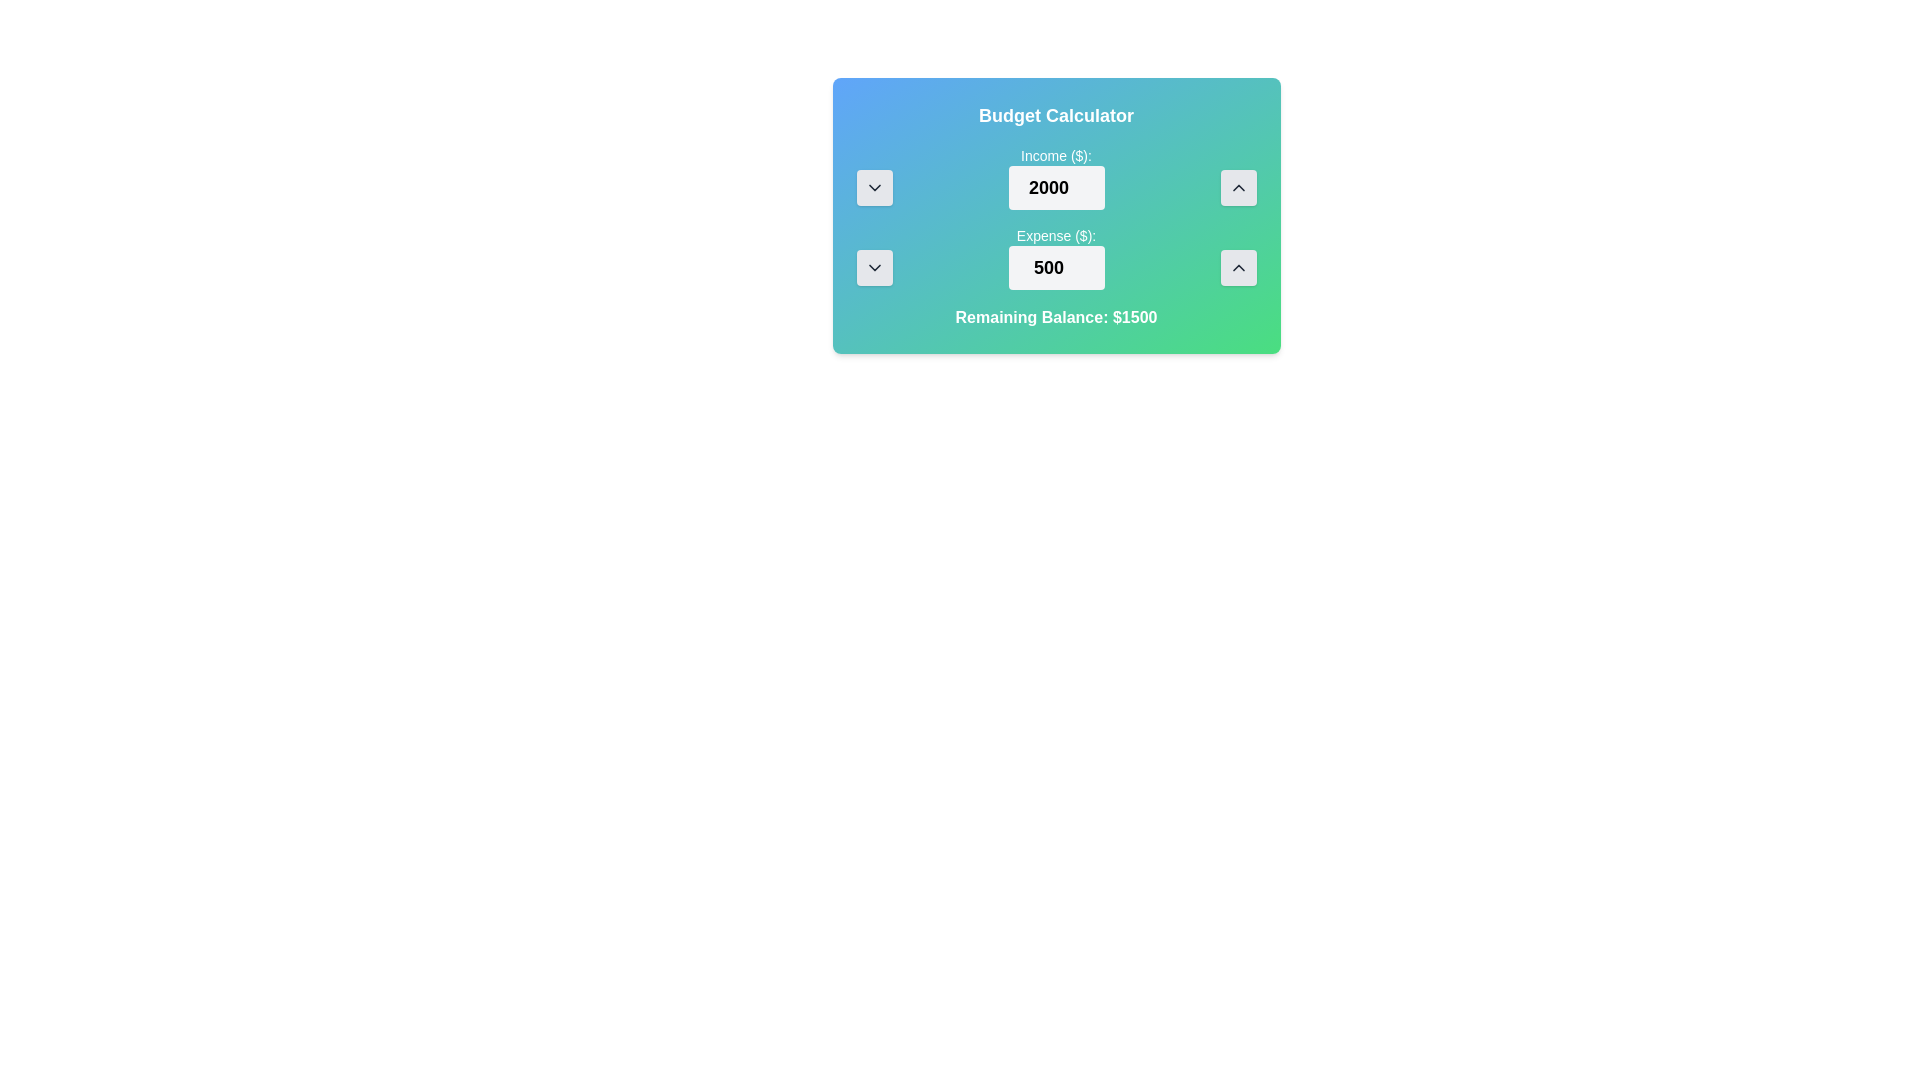  What do you see at coordinates (874, 188) in the screenshot?
I see `the downward chevron icon within the 'Budget Calculator' button` at bounding box center [874, 188].